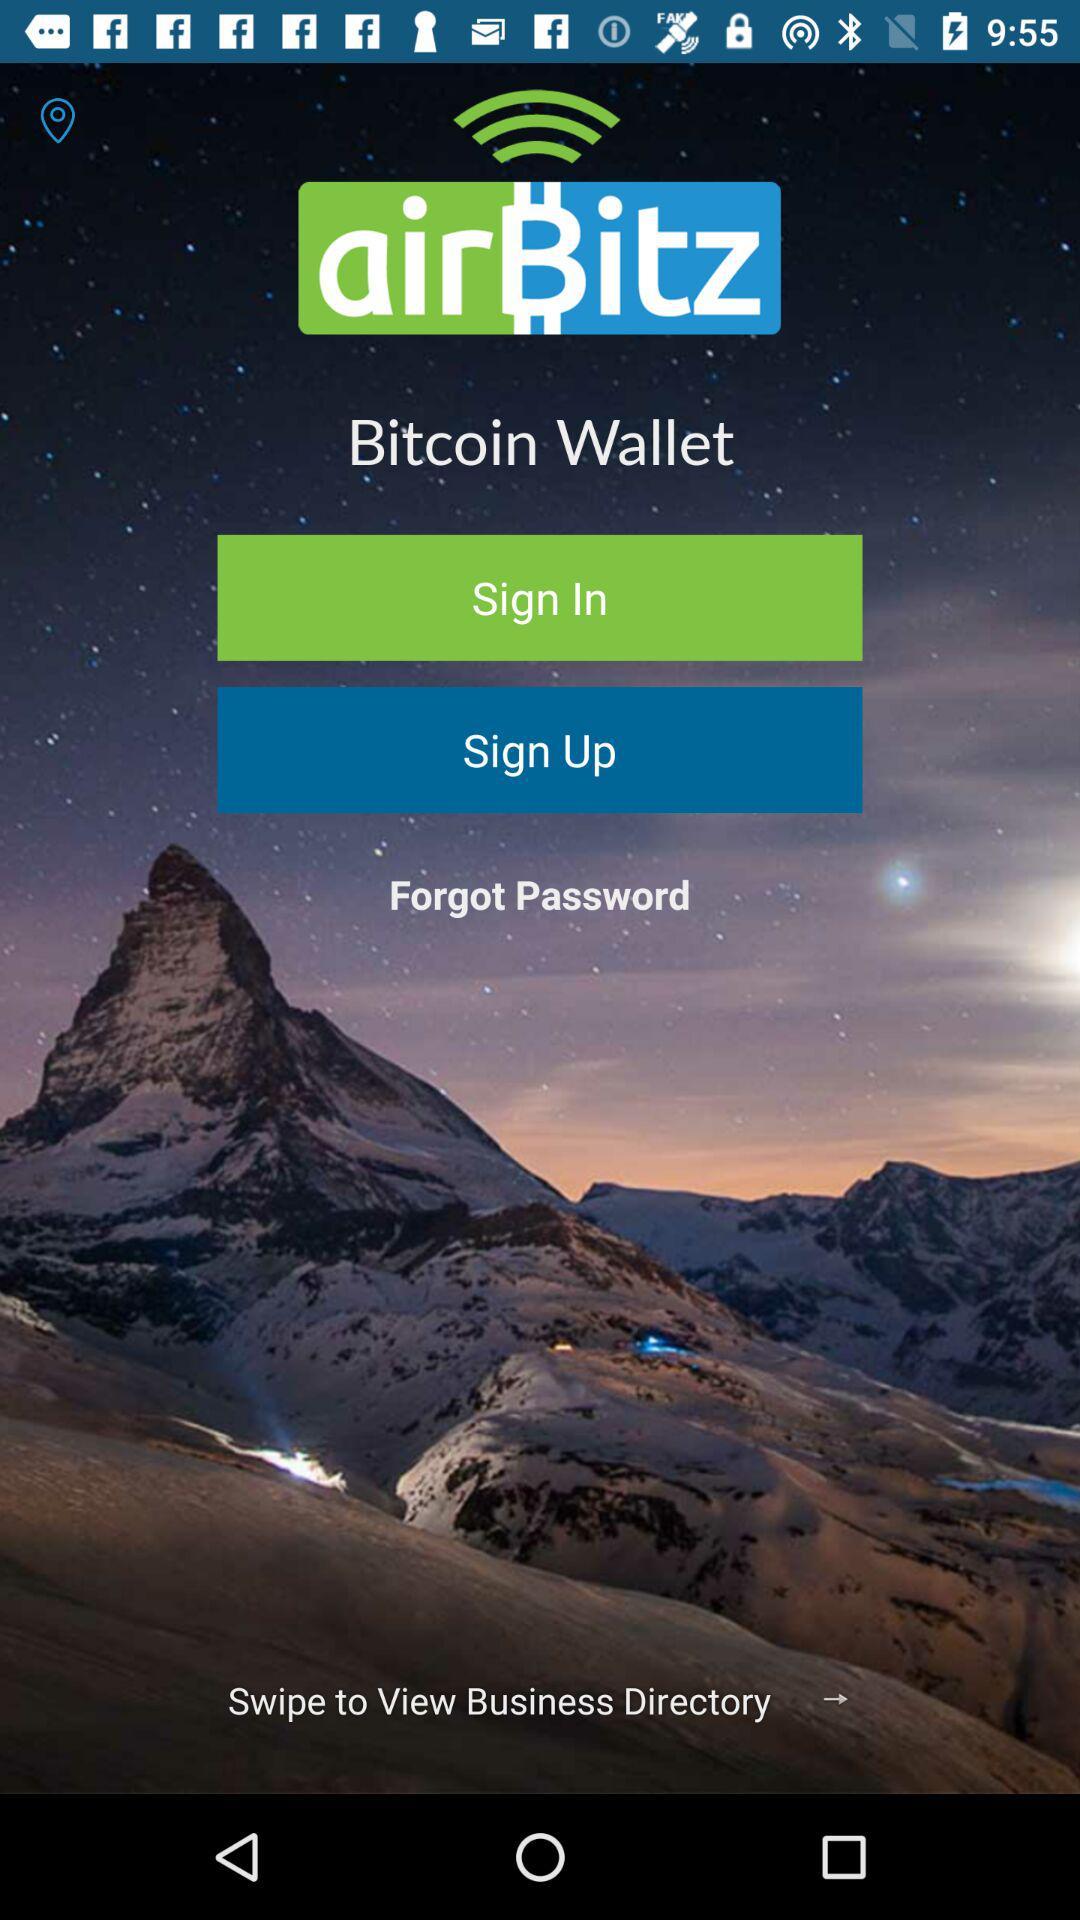 This screenshot has height=1920, width=1080. What do you see at coordinates (56, 119) in the screenshot?
I see `icon above bitcoin wallet icon` at bounding box center [56, 119].